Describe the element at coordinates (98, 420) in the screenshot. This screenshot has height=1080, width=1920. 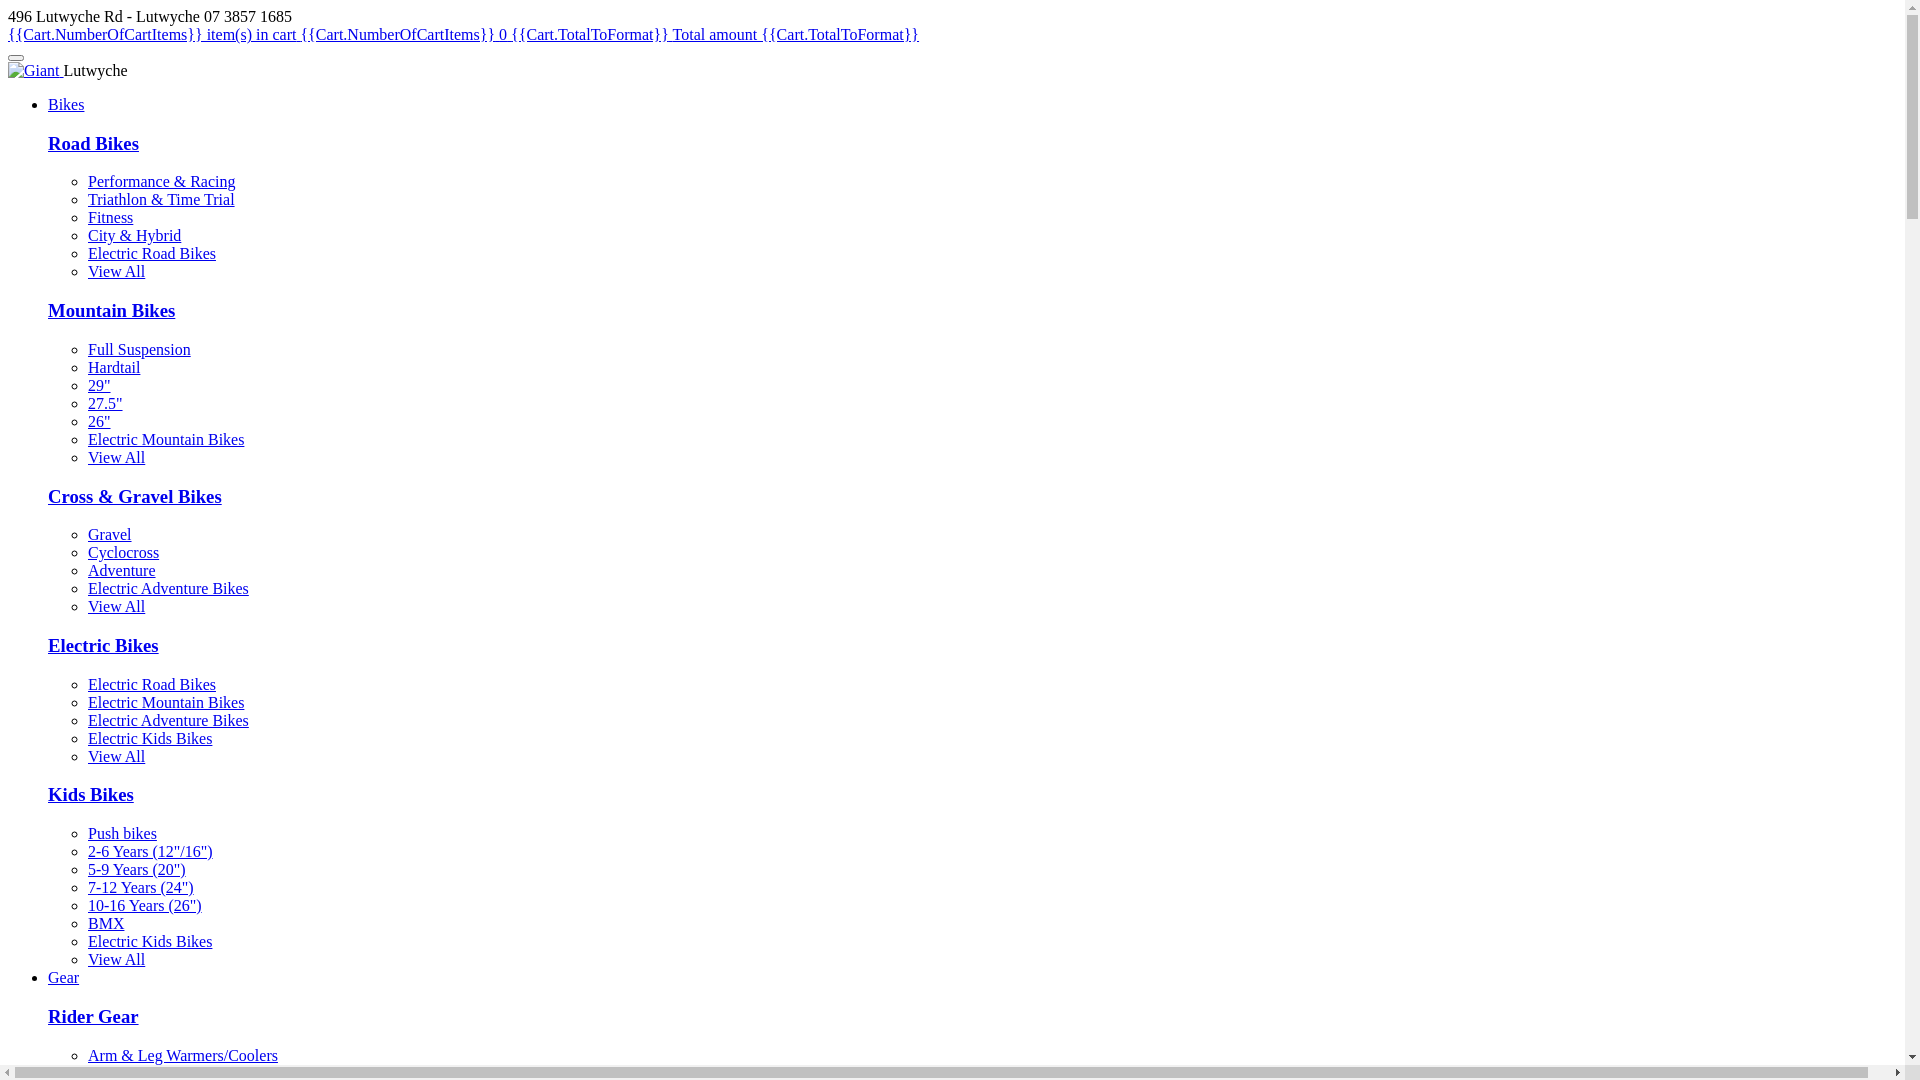
I see `'26"'` at that location.